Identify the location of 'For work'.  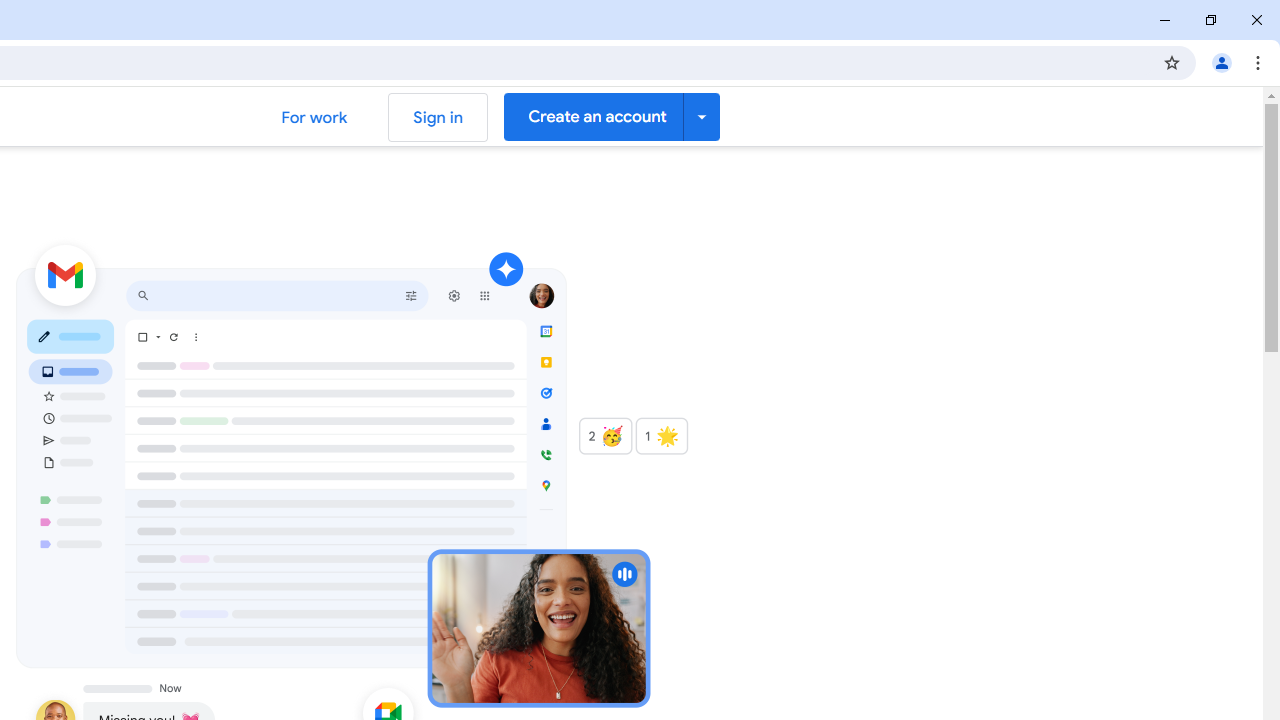
(313, 117).